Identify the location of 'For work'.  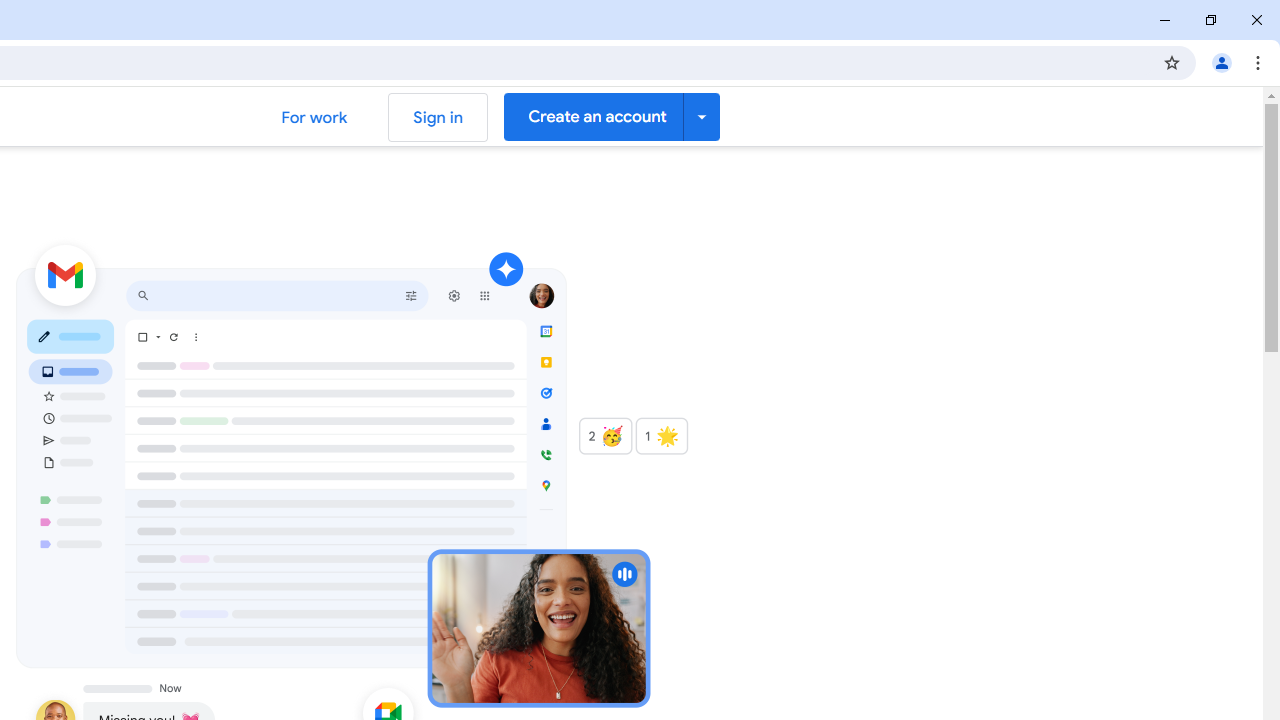
(313, 117).